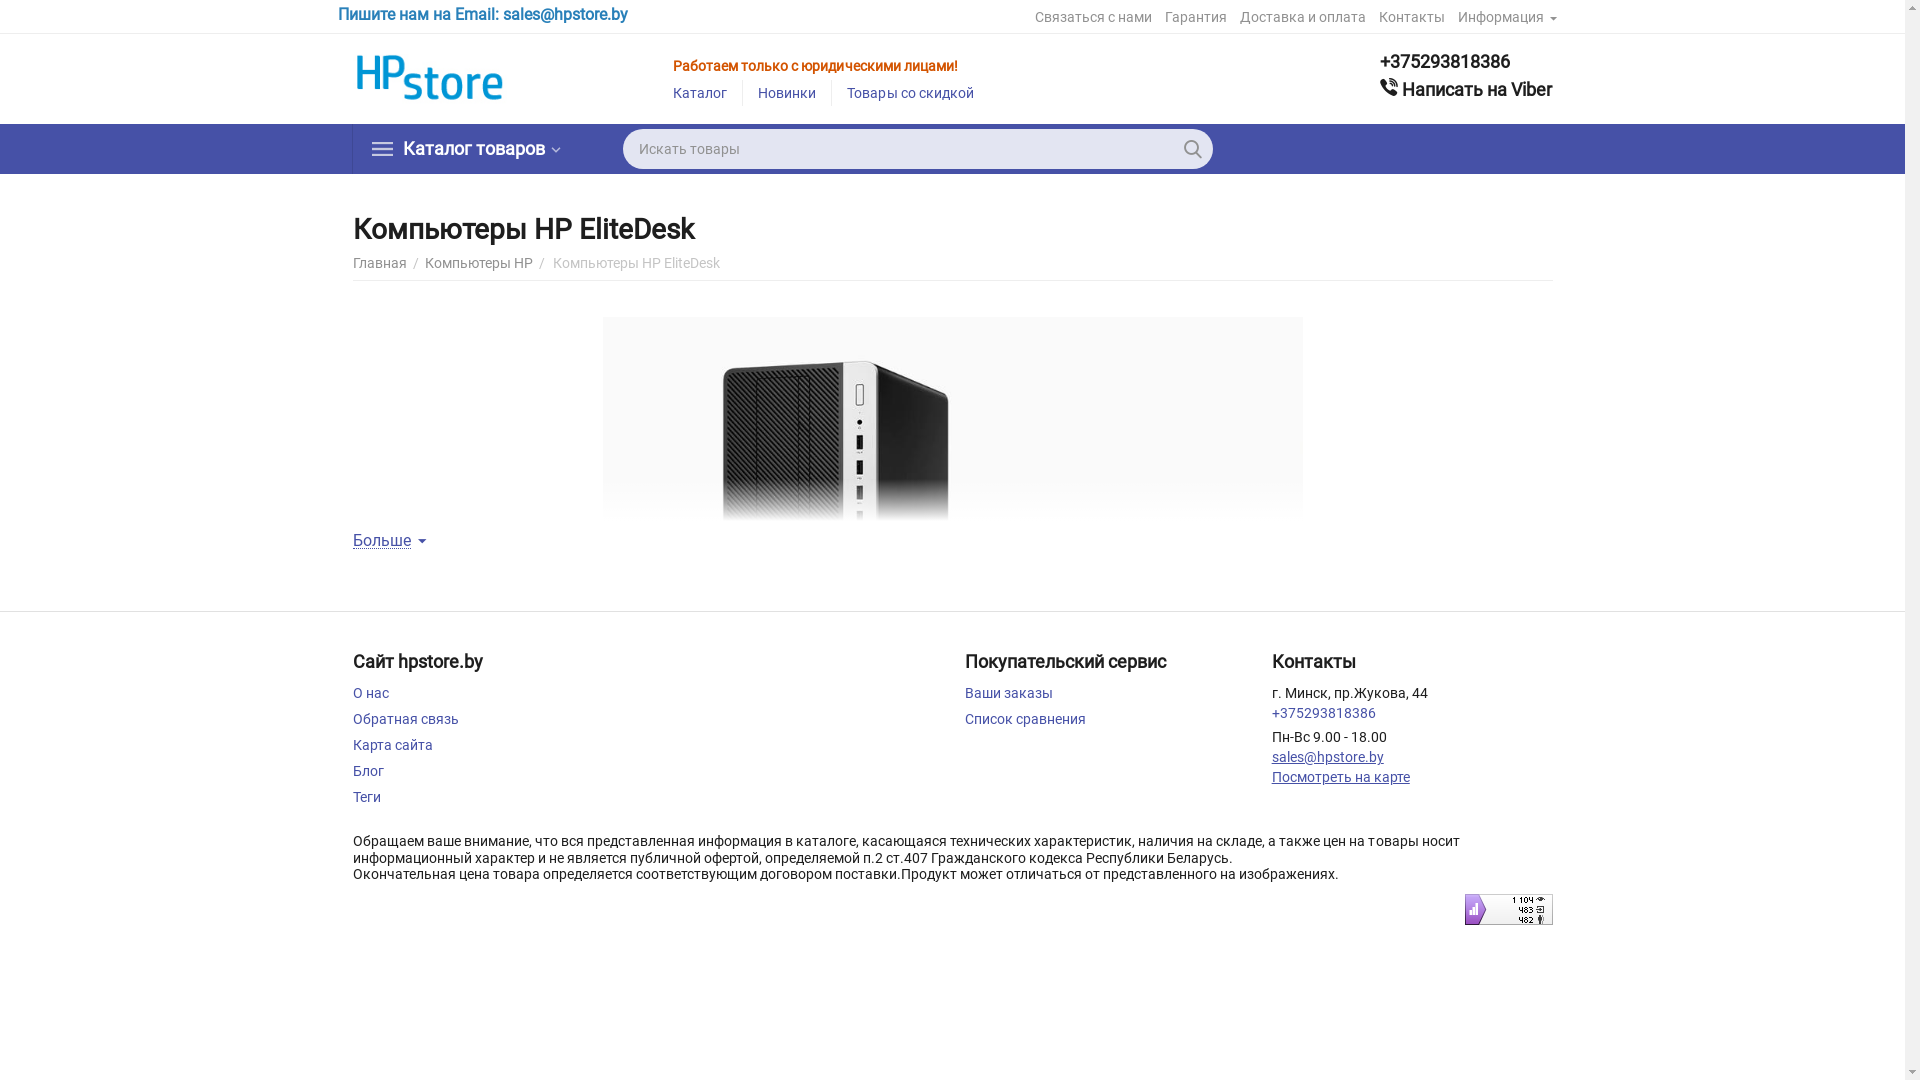 Image resolution: width=1920 pixels, height=1080 pixels. Describe the element at coordinates (430, 77) in the screenshot. I see `'HPstore.by'` at that location.